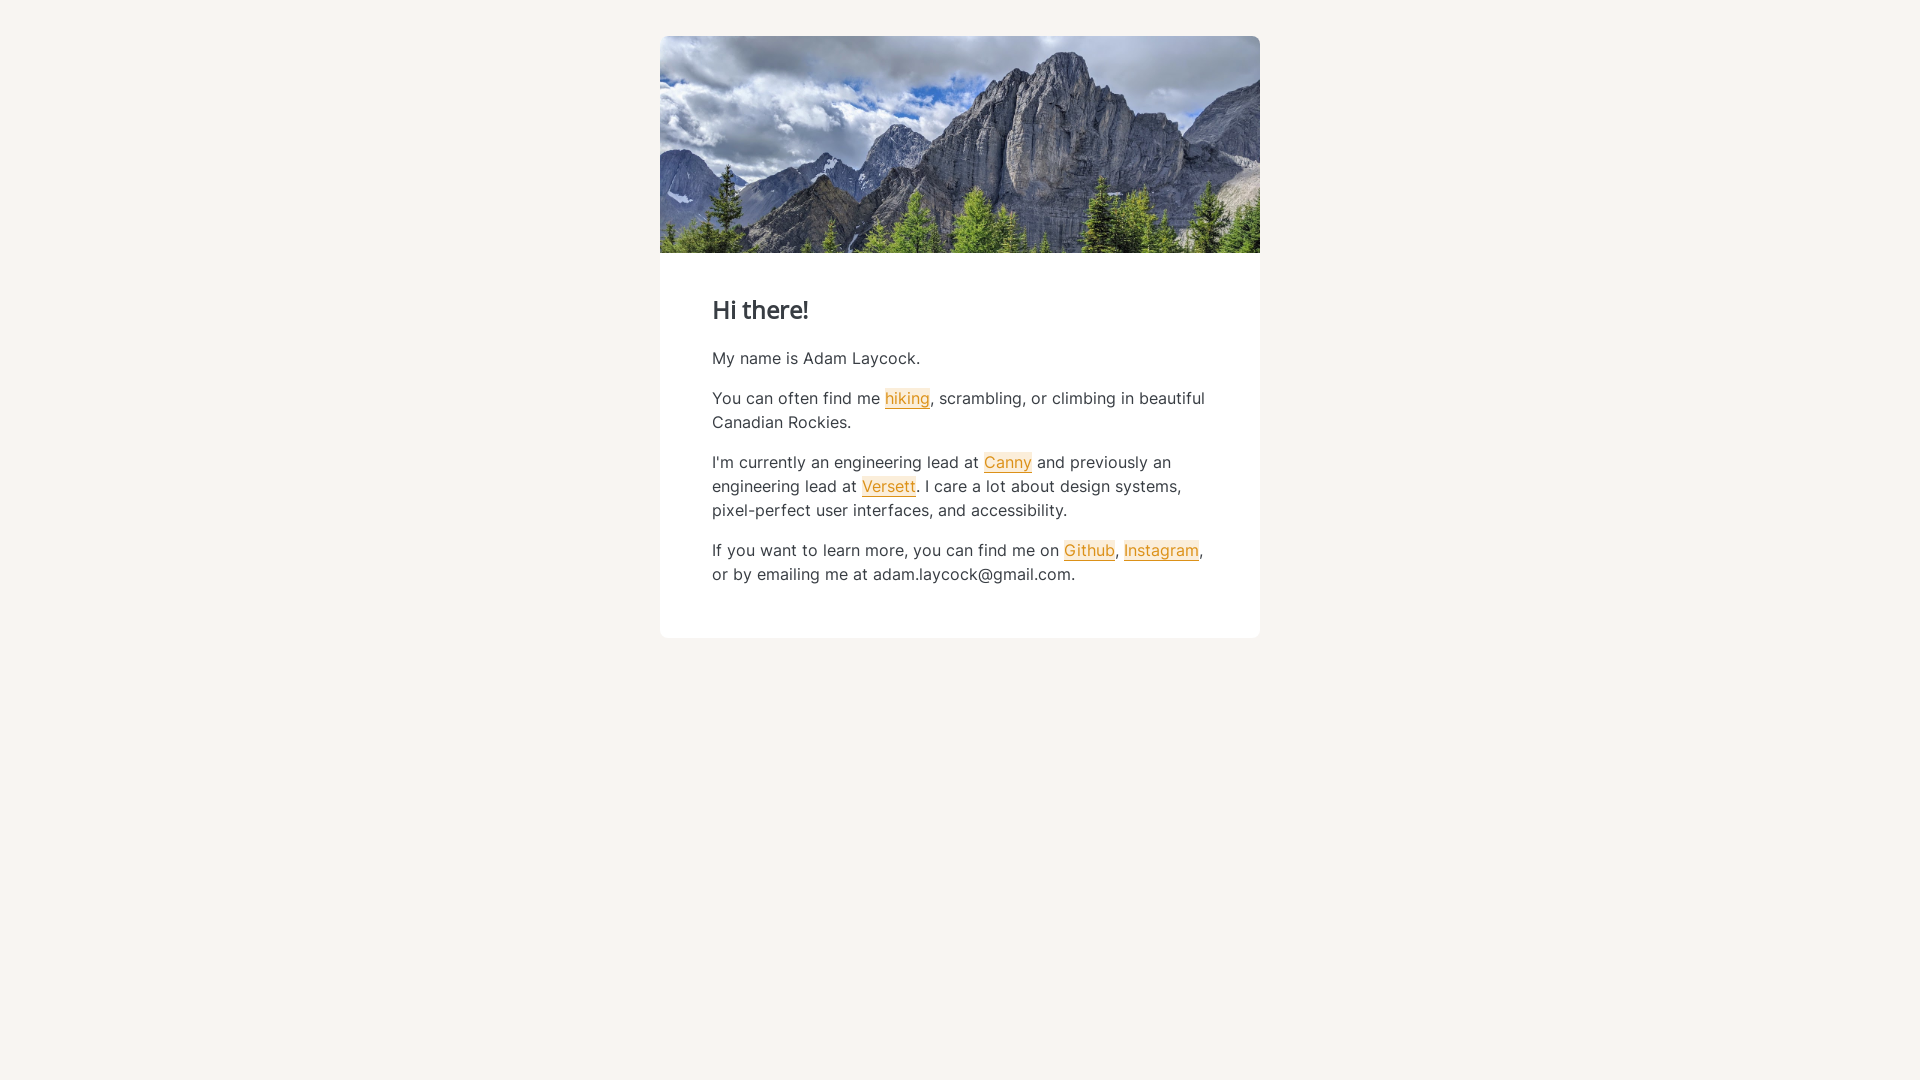 Image resolution: width=1920 pixels, height=1080 pixels. Describe the element at coordinates (883, 398) in the screenshot. I see `'hiking'` at that location.